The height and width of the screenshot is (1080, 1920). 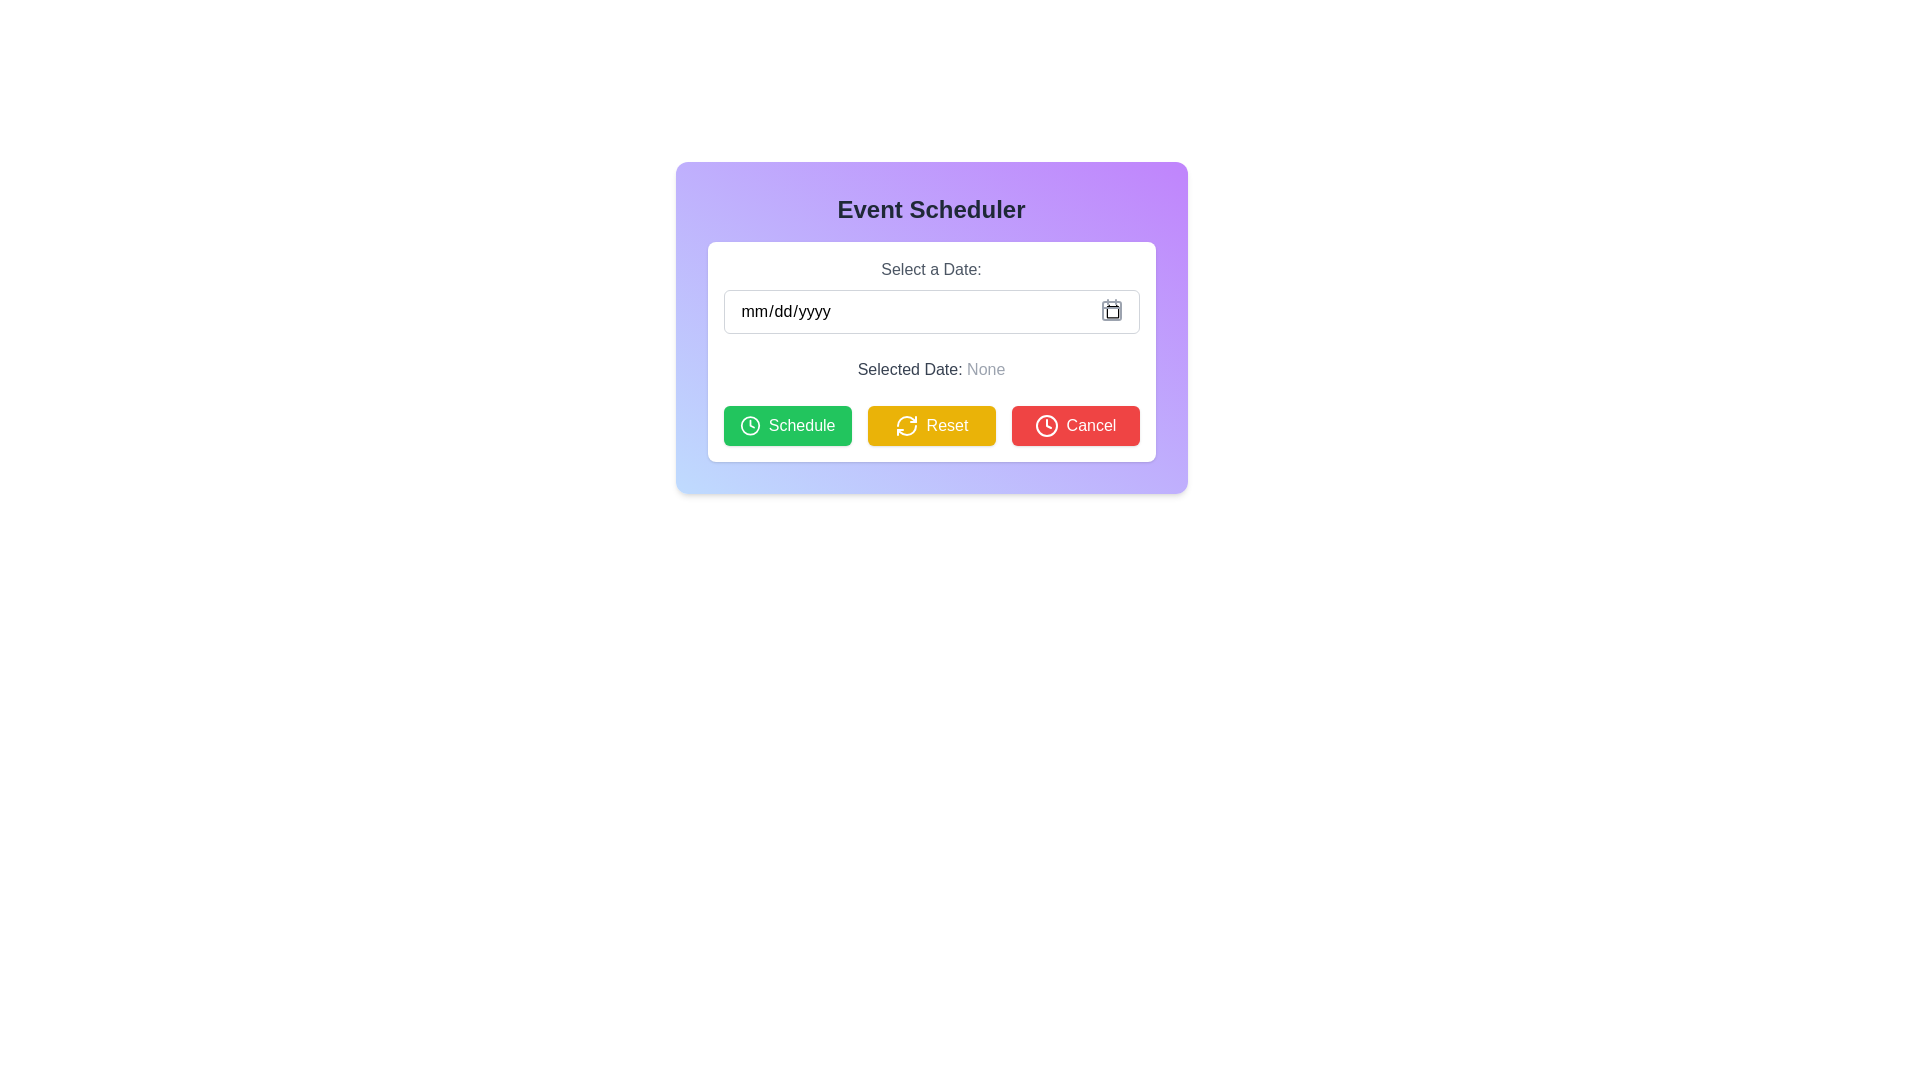 What do you see at coordinates (1045, 424) in the screenshot?
I see `the SVG circle element that enhances the clock icon in the top-right corner of the 'Select a Date' field` at bounding box center [1045, 424].